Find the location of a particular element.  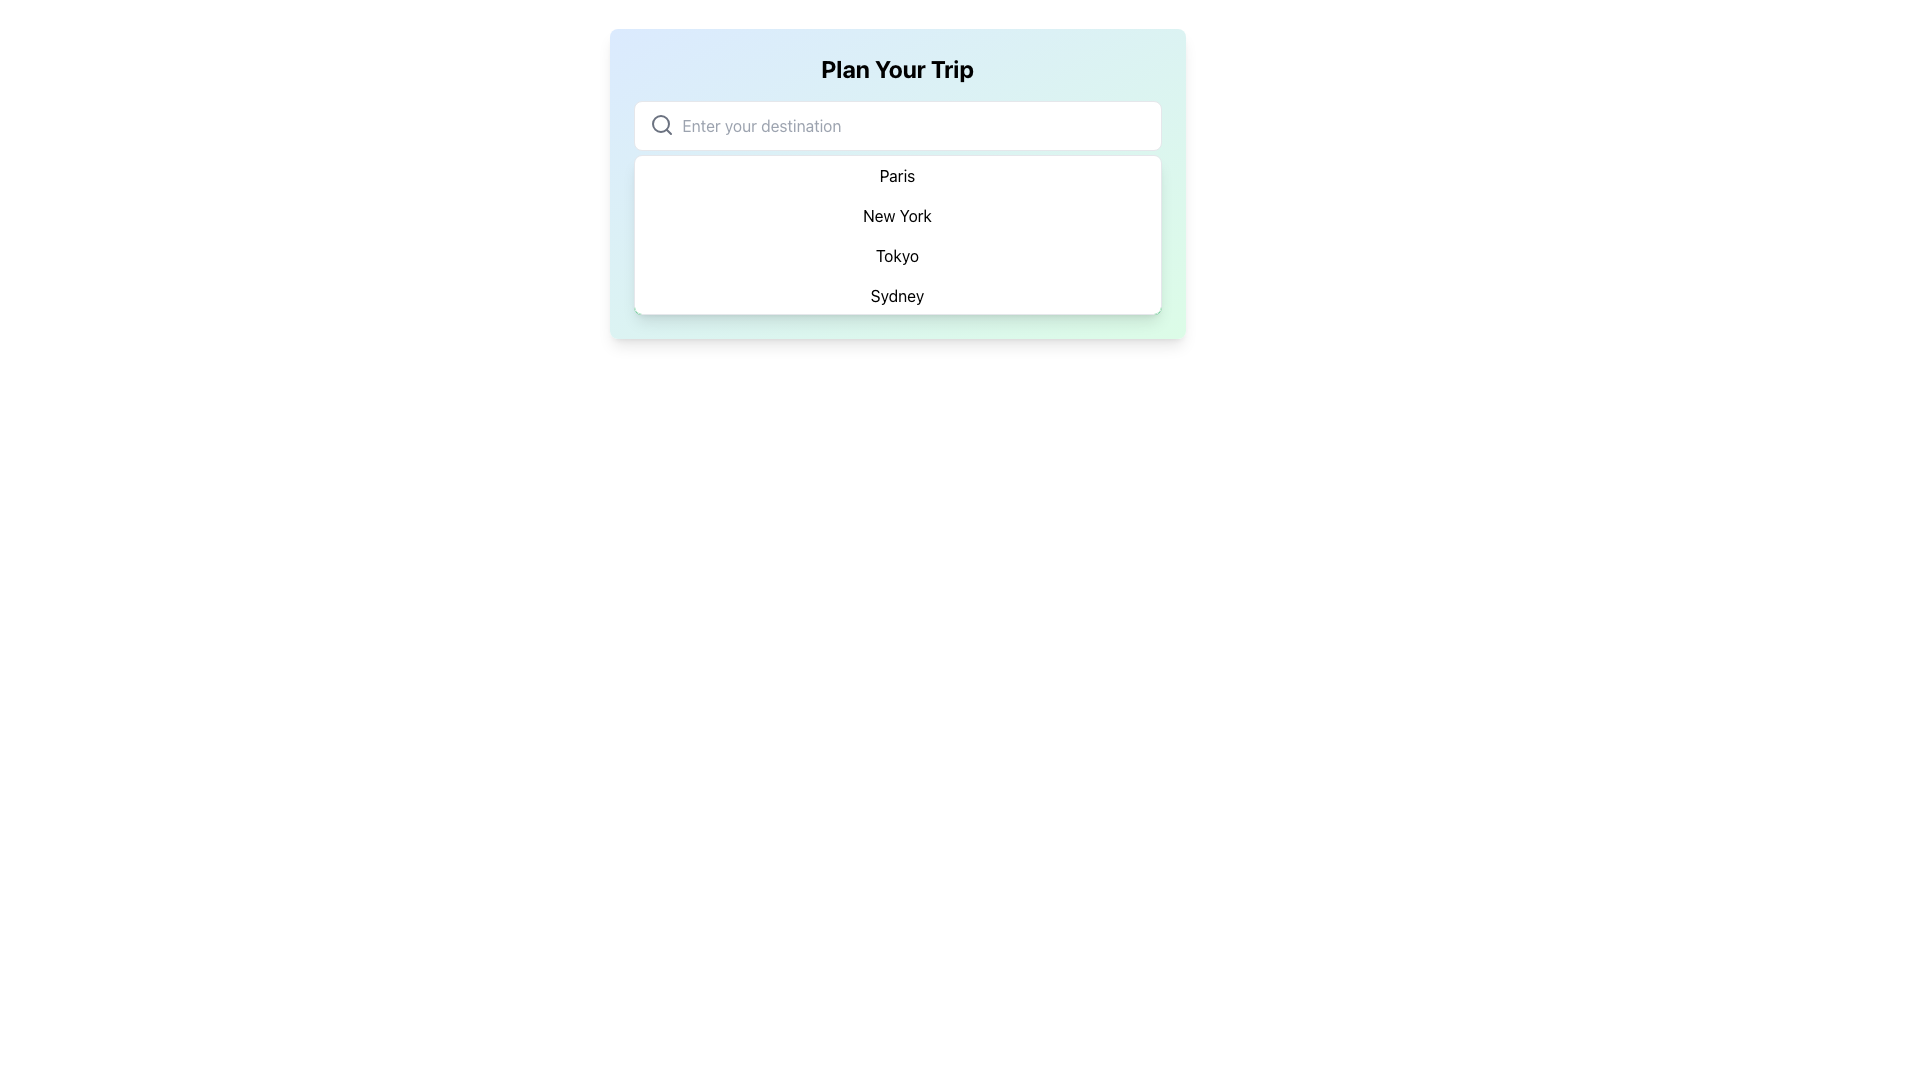

the first list item labeled 'Paris' is located at coordinates (896, 184).